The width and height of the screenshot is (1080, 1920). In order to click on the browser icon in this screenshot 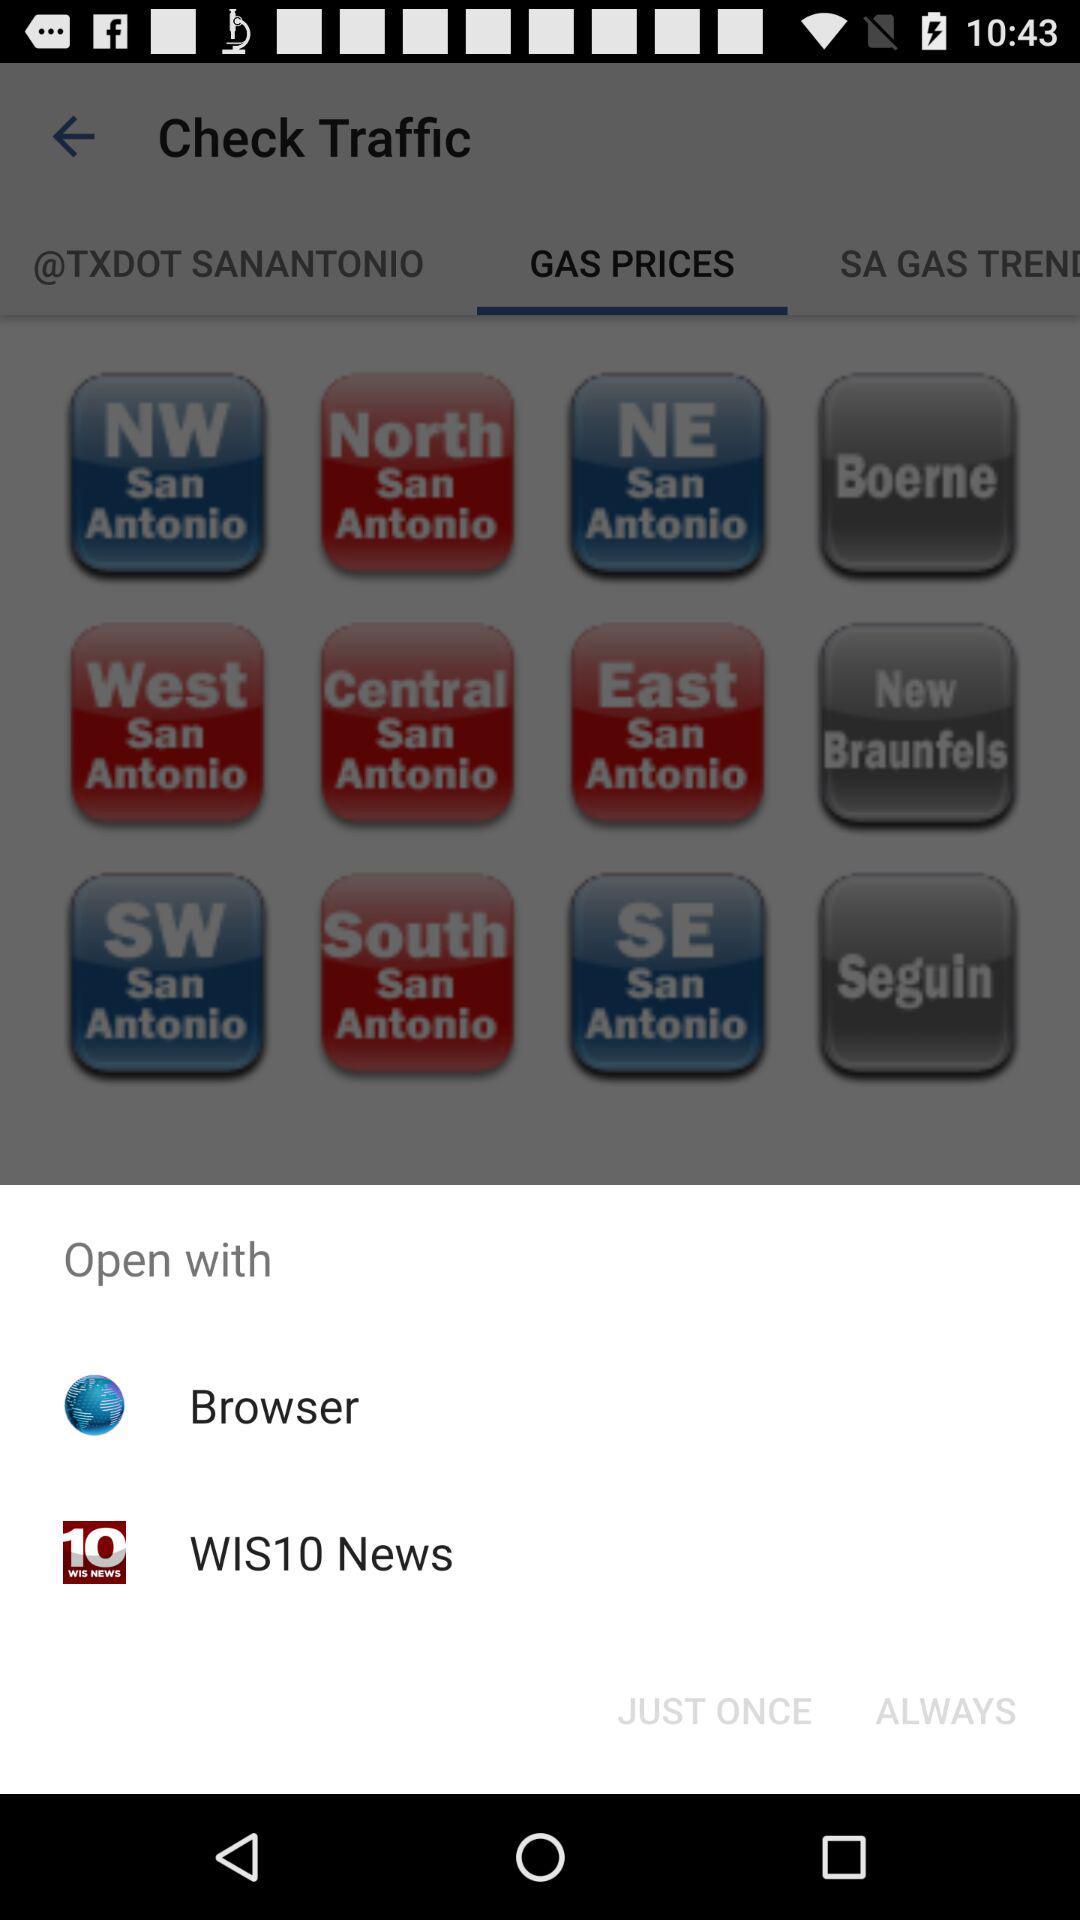, I will do `click(274, 1404)`.